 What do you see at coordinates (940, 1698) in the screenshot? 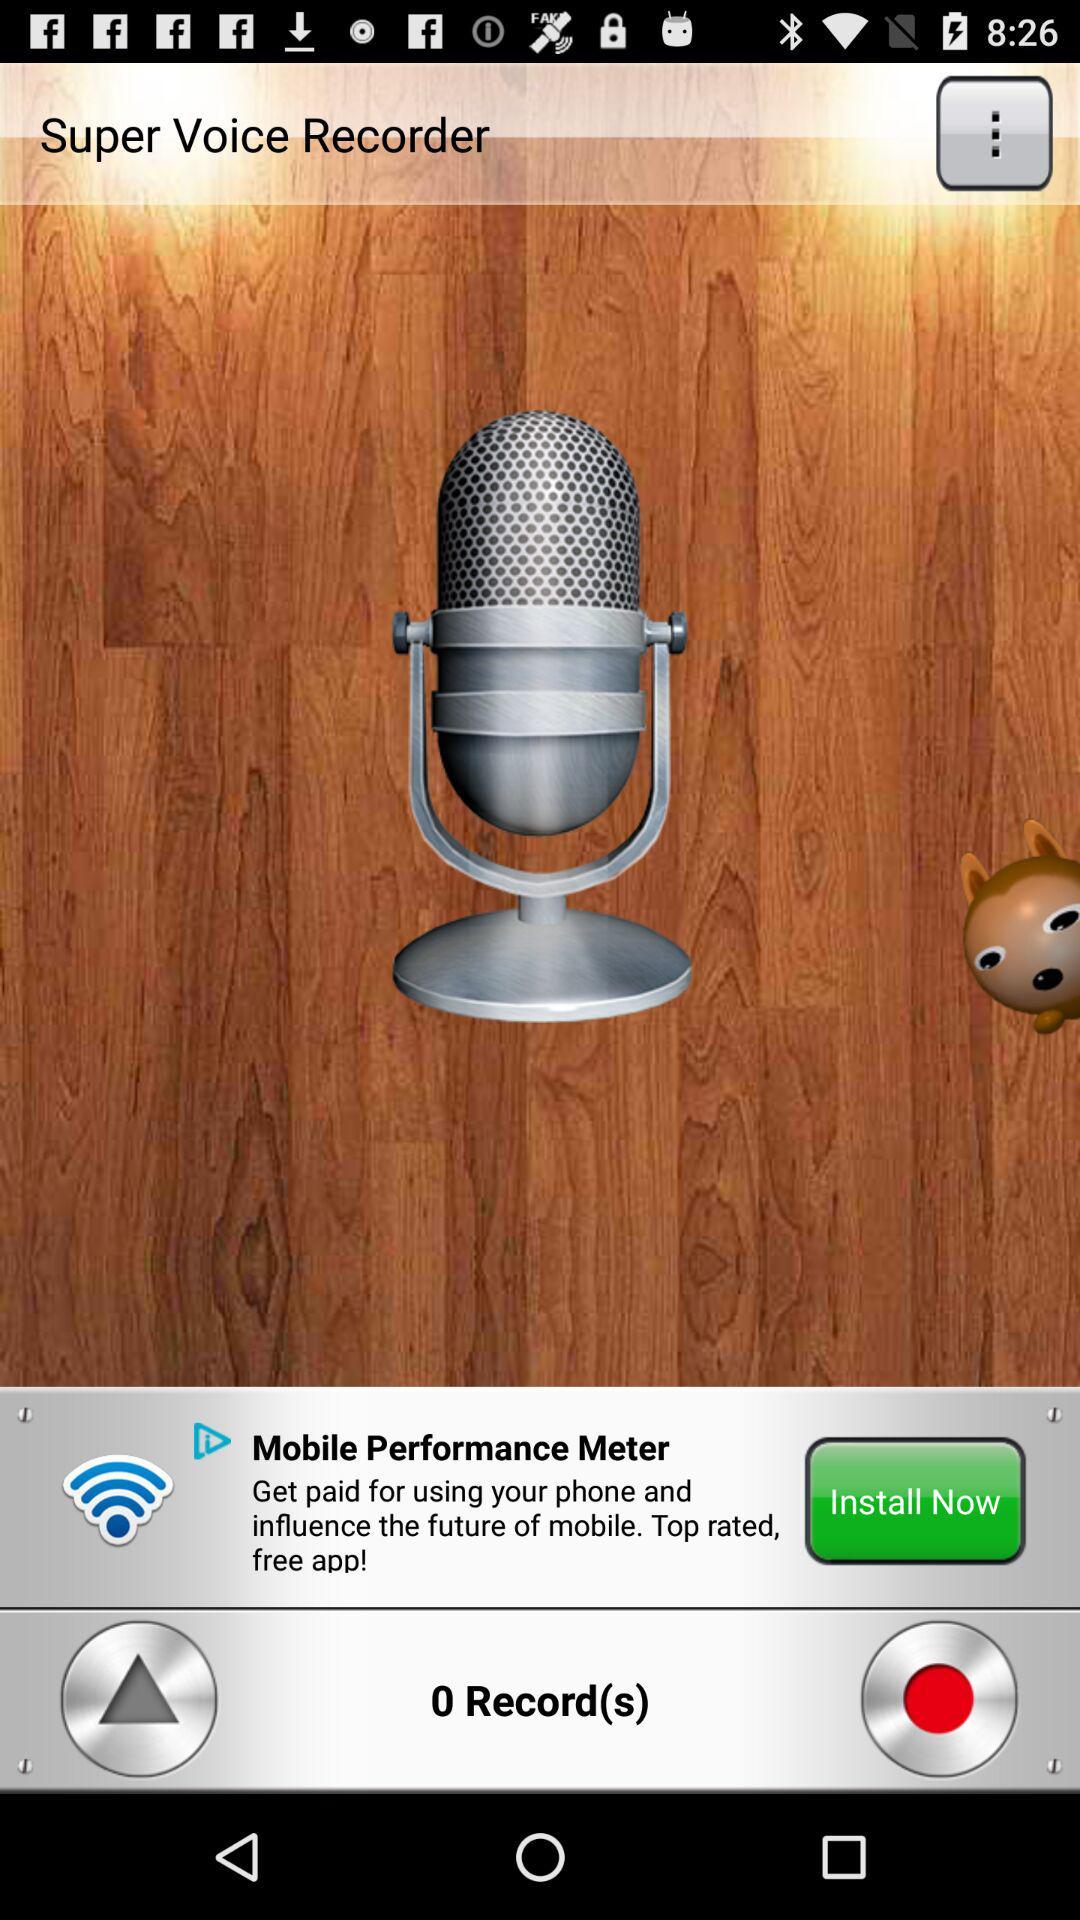
I see `the stop button from the bottom` at bounding box center [940, 1698].